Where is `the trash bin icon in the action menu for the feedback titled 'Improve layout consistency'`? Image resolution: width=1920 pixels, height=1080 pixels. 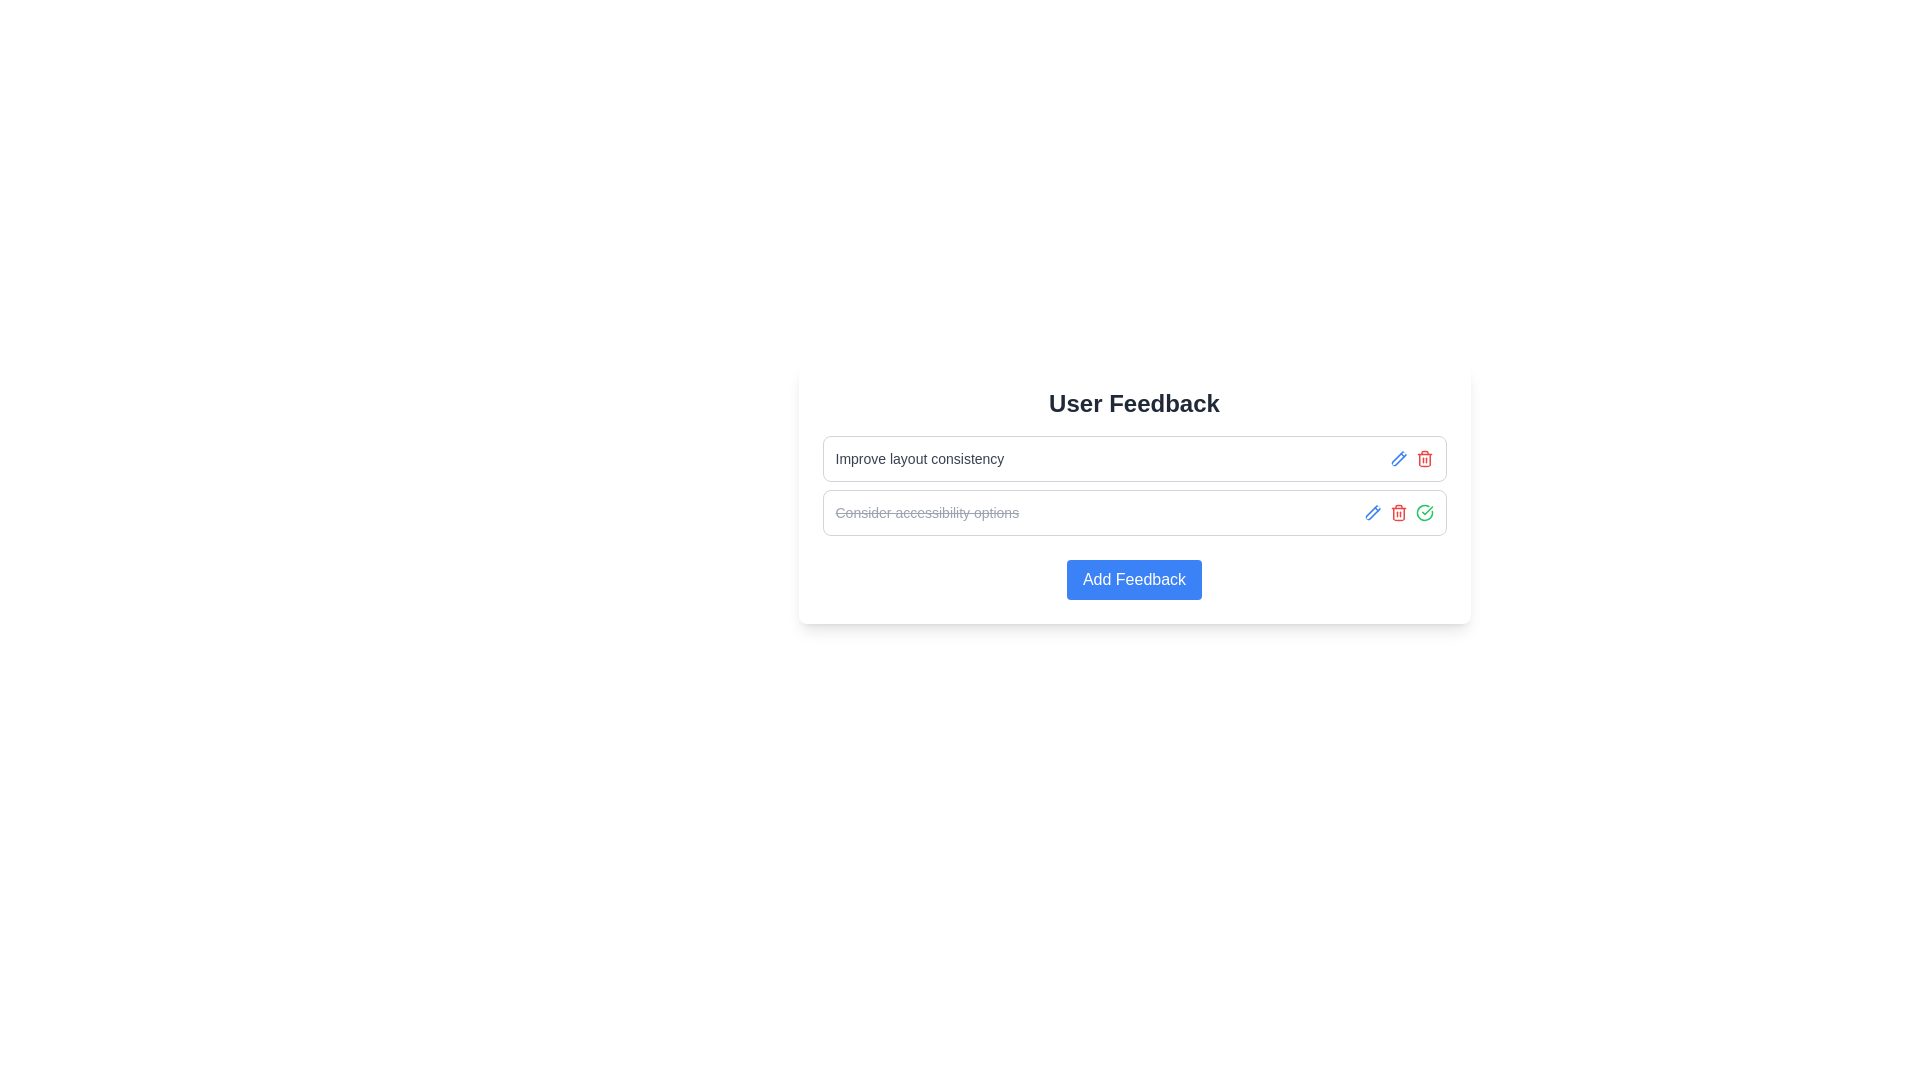
the trash bin icon in the action menu for the feedback titled 'Improve layout consistency' is located at coordinates (1410, 459).